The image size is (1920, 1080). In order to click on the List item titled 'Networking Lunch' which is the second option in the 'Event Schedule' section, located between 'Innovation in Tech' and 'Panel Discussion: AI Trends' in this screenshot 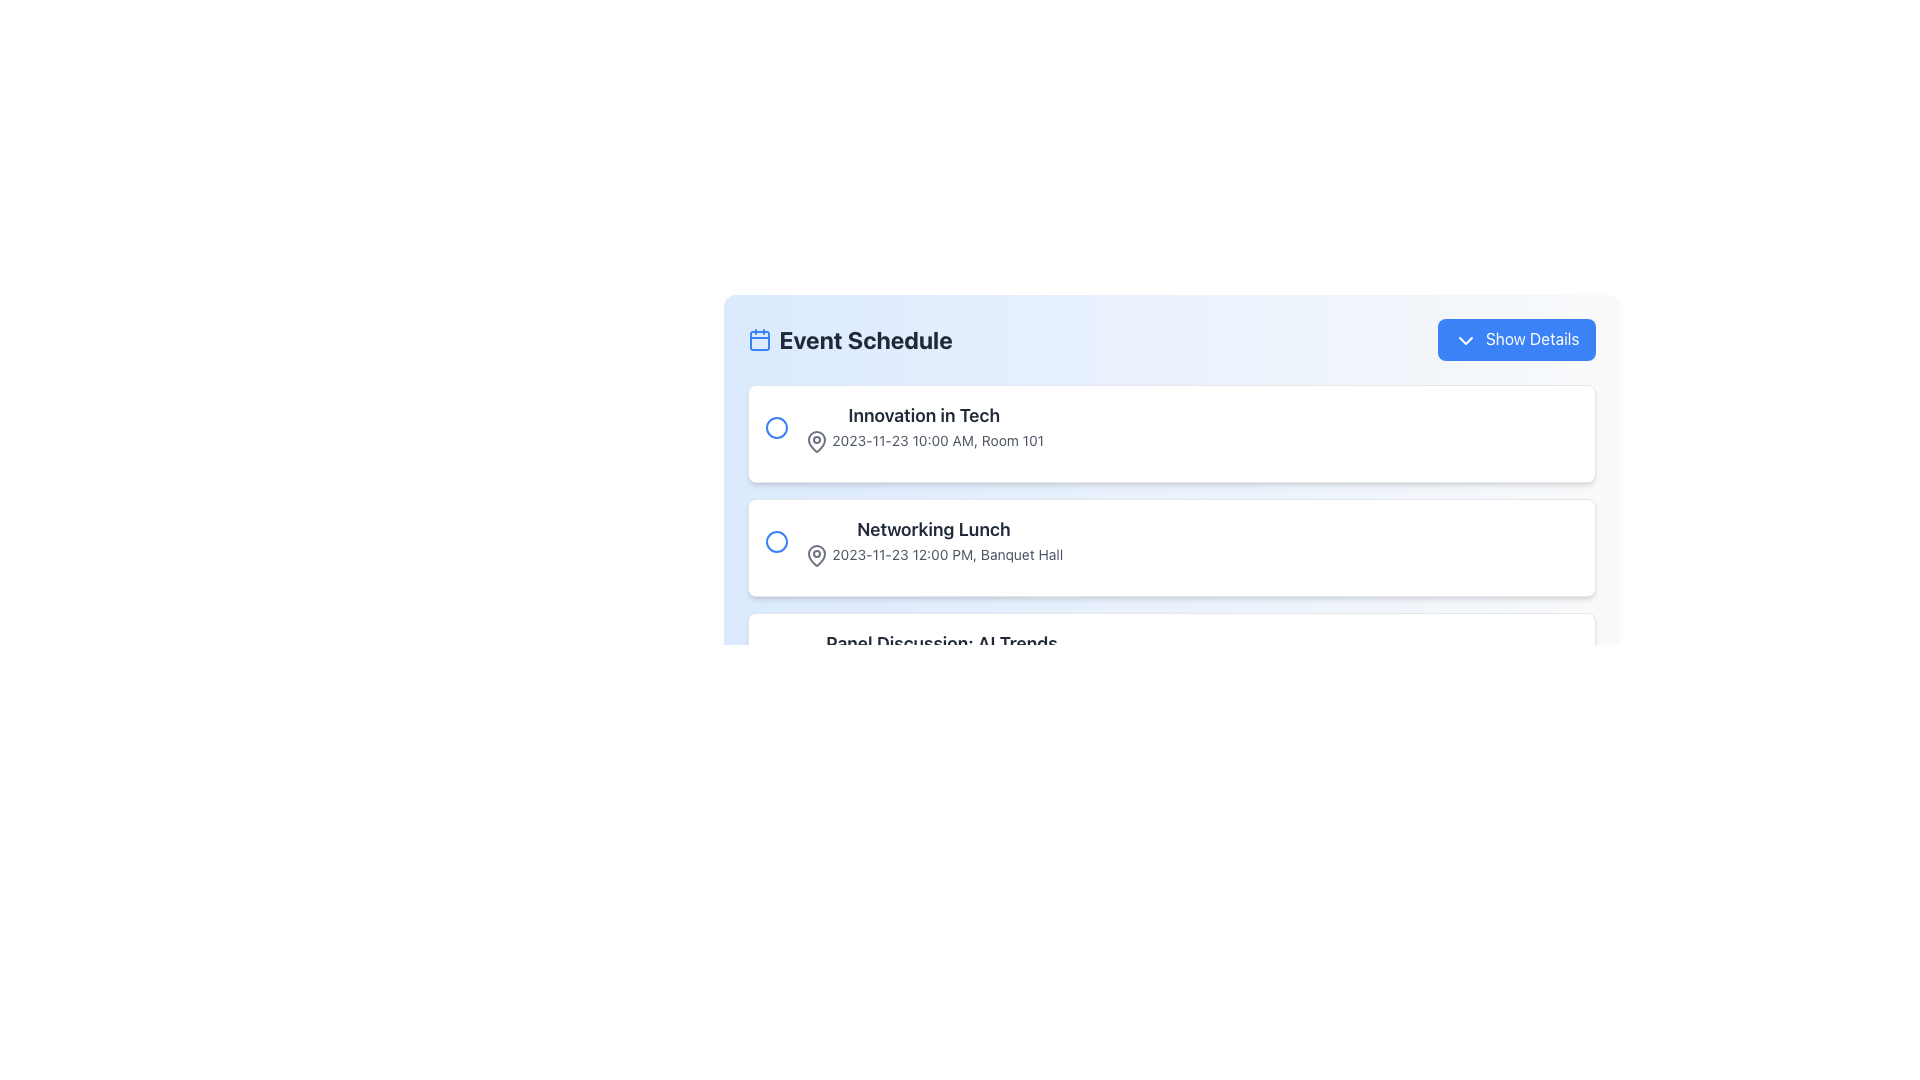, I will do `click(1171, 541)`.